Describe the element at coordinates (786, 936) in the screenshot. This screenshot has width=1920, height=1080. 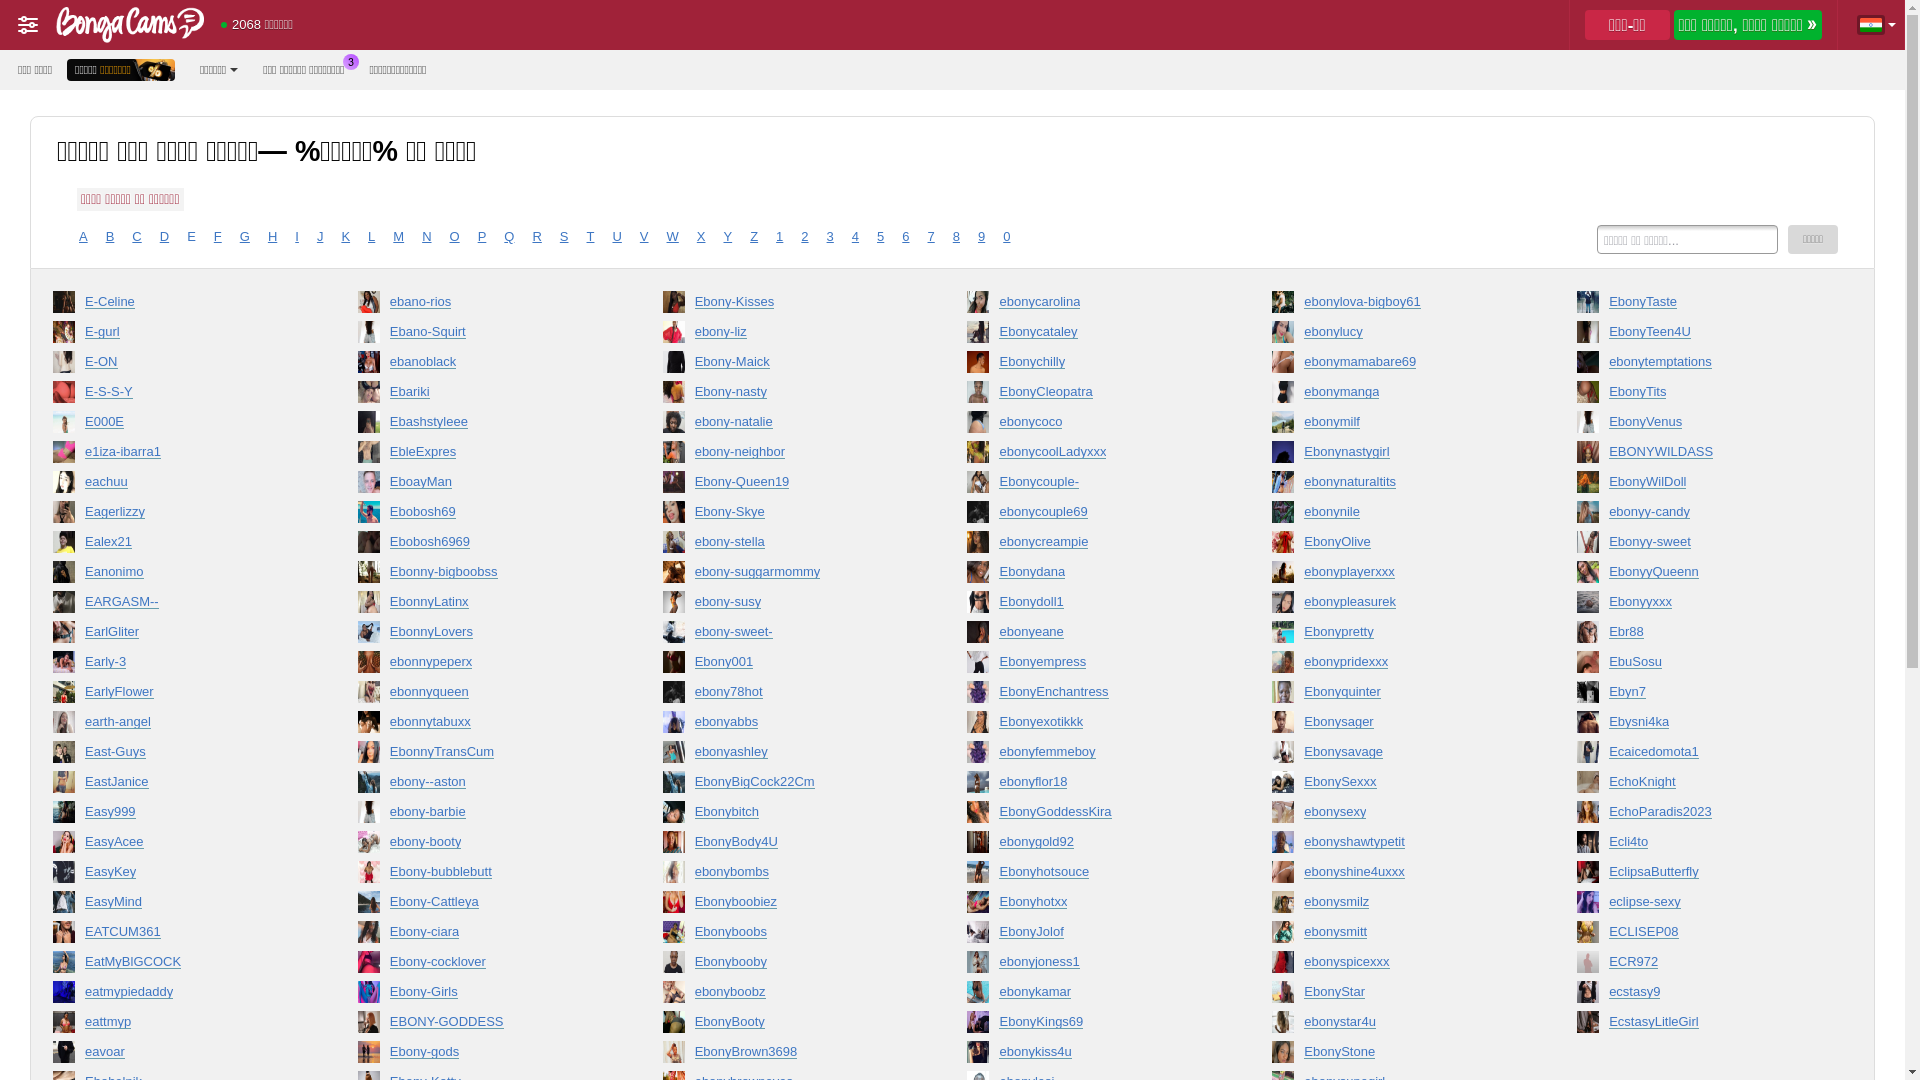
I see `'Ebonyboobs'` at that location.